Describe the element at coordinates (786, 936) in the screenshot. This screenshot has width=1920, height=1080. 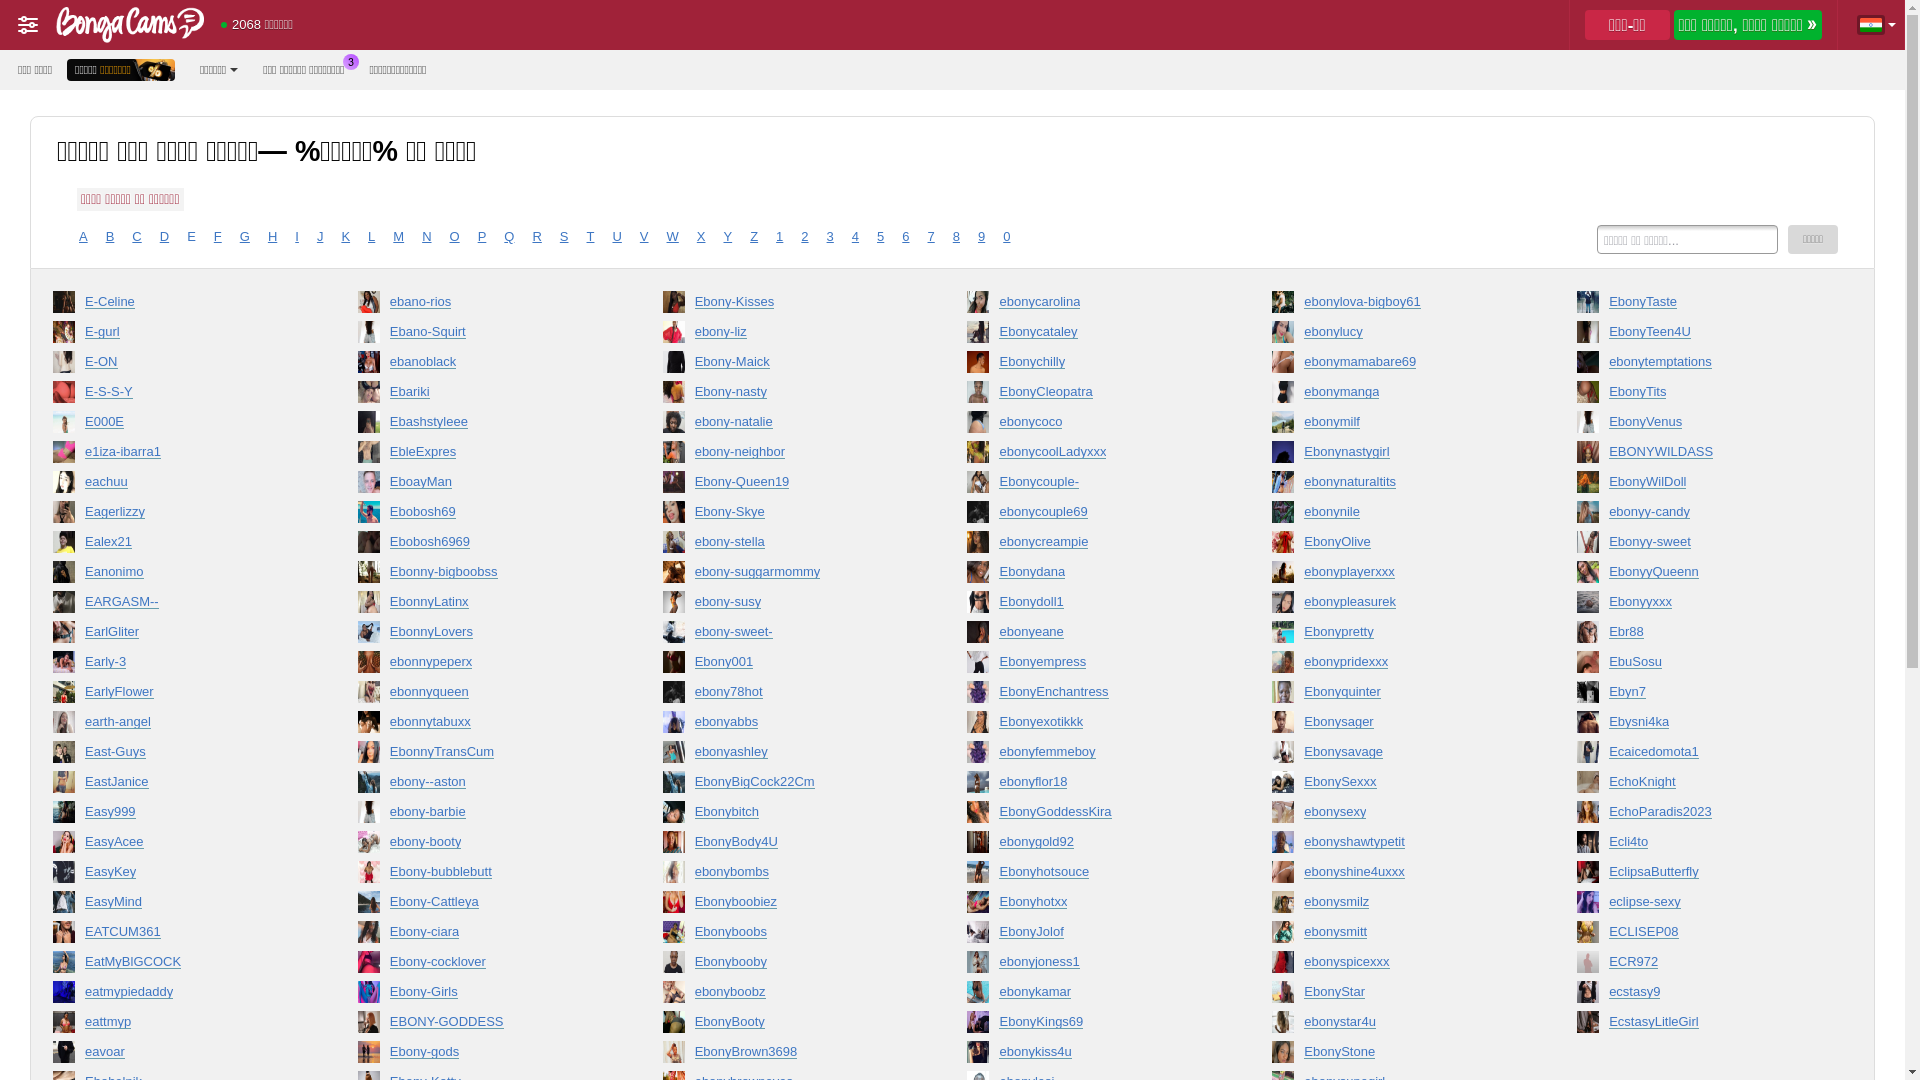
I see `'Ebonyboobs'` at that location.